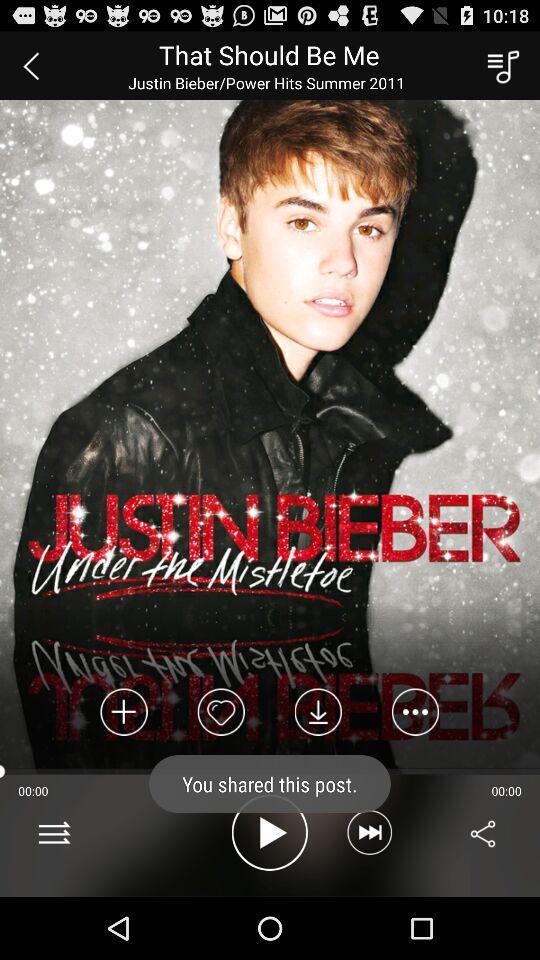 The width and height of the screenshot is (540, 960). What do you see at coordinates (318, 761) in the screenshot?
I see `the file_download icon` at bounding box center [318, 761].